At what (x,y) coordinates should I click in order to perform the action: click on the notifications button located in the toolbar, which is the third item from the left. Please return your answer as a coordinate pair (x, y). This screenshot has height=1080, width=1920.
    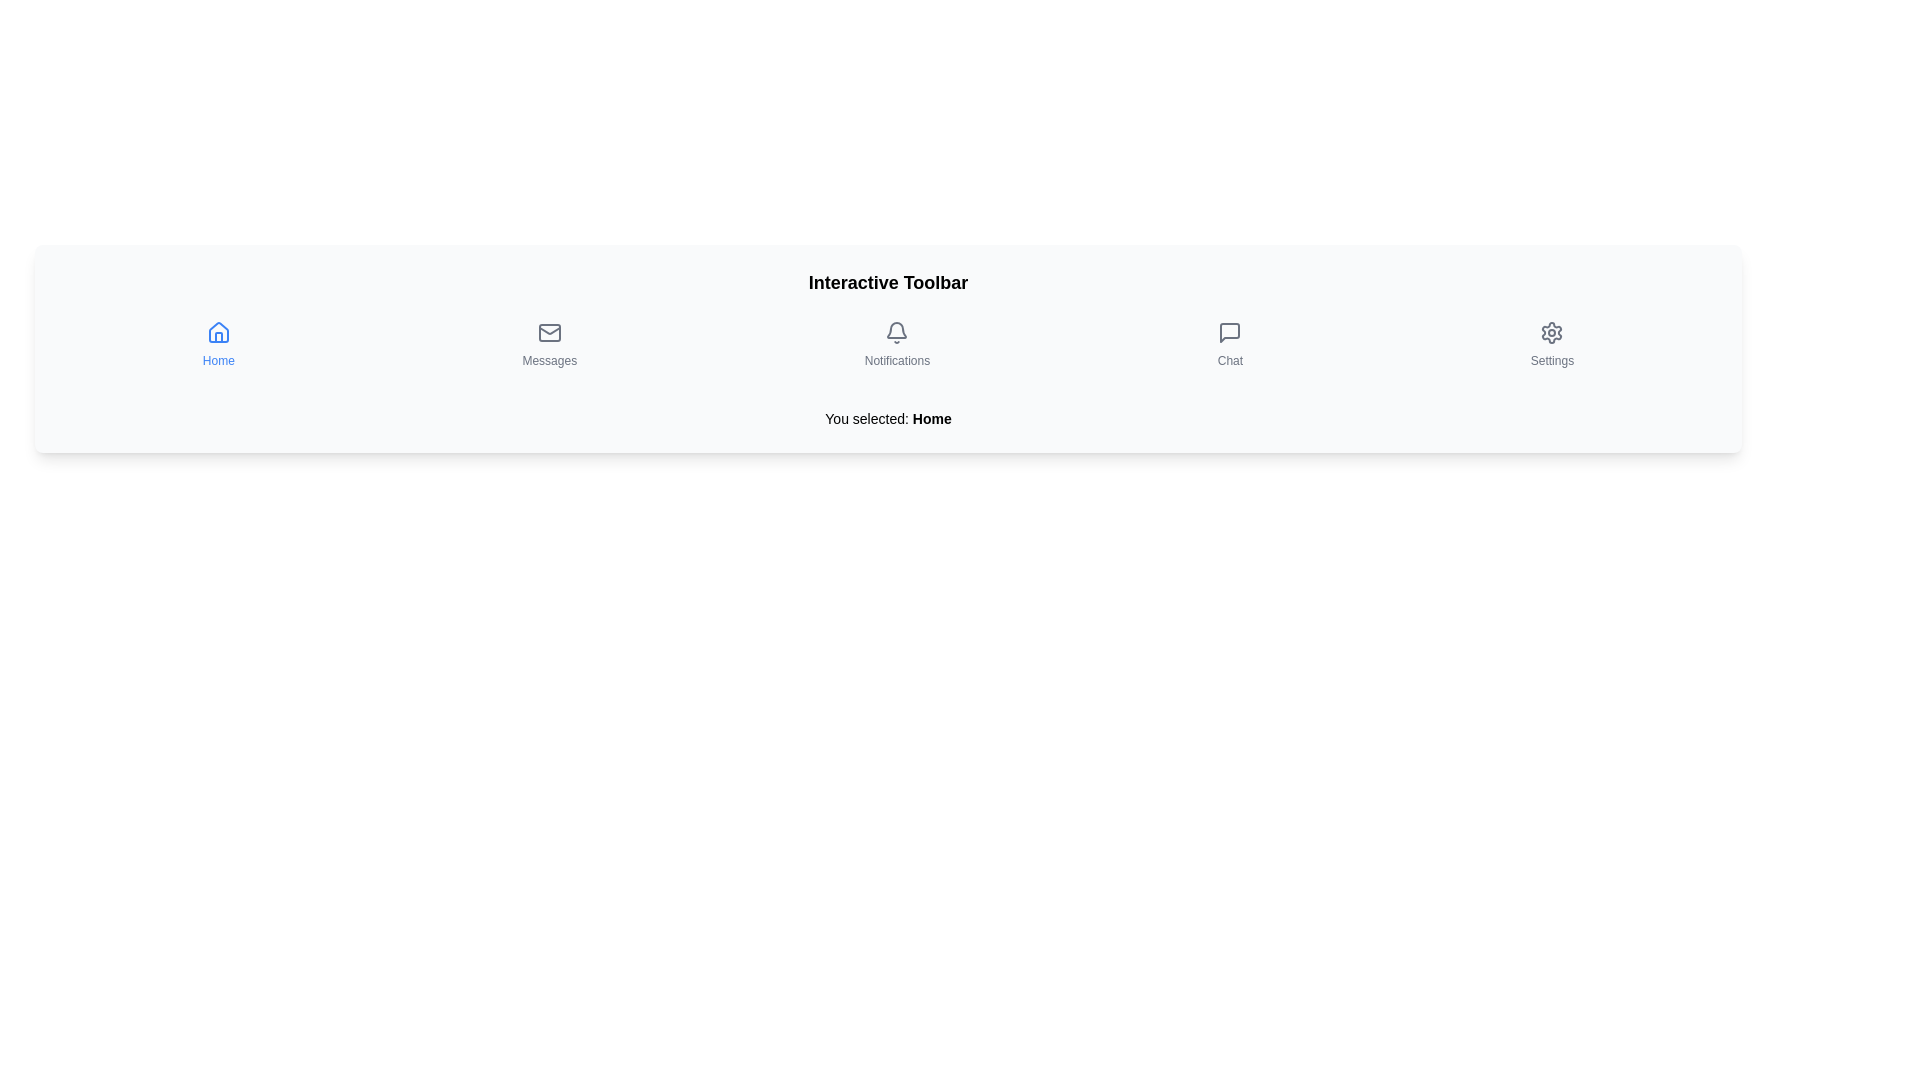
    Looking at the image, I should click on (896, 343).